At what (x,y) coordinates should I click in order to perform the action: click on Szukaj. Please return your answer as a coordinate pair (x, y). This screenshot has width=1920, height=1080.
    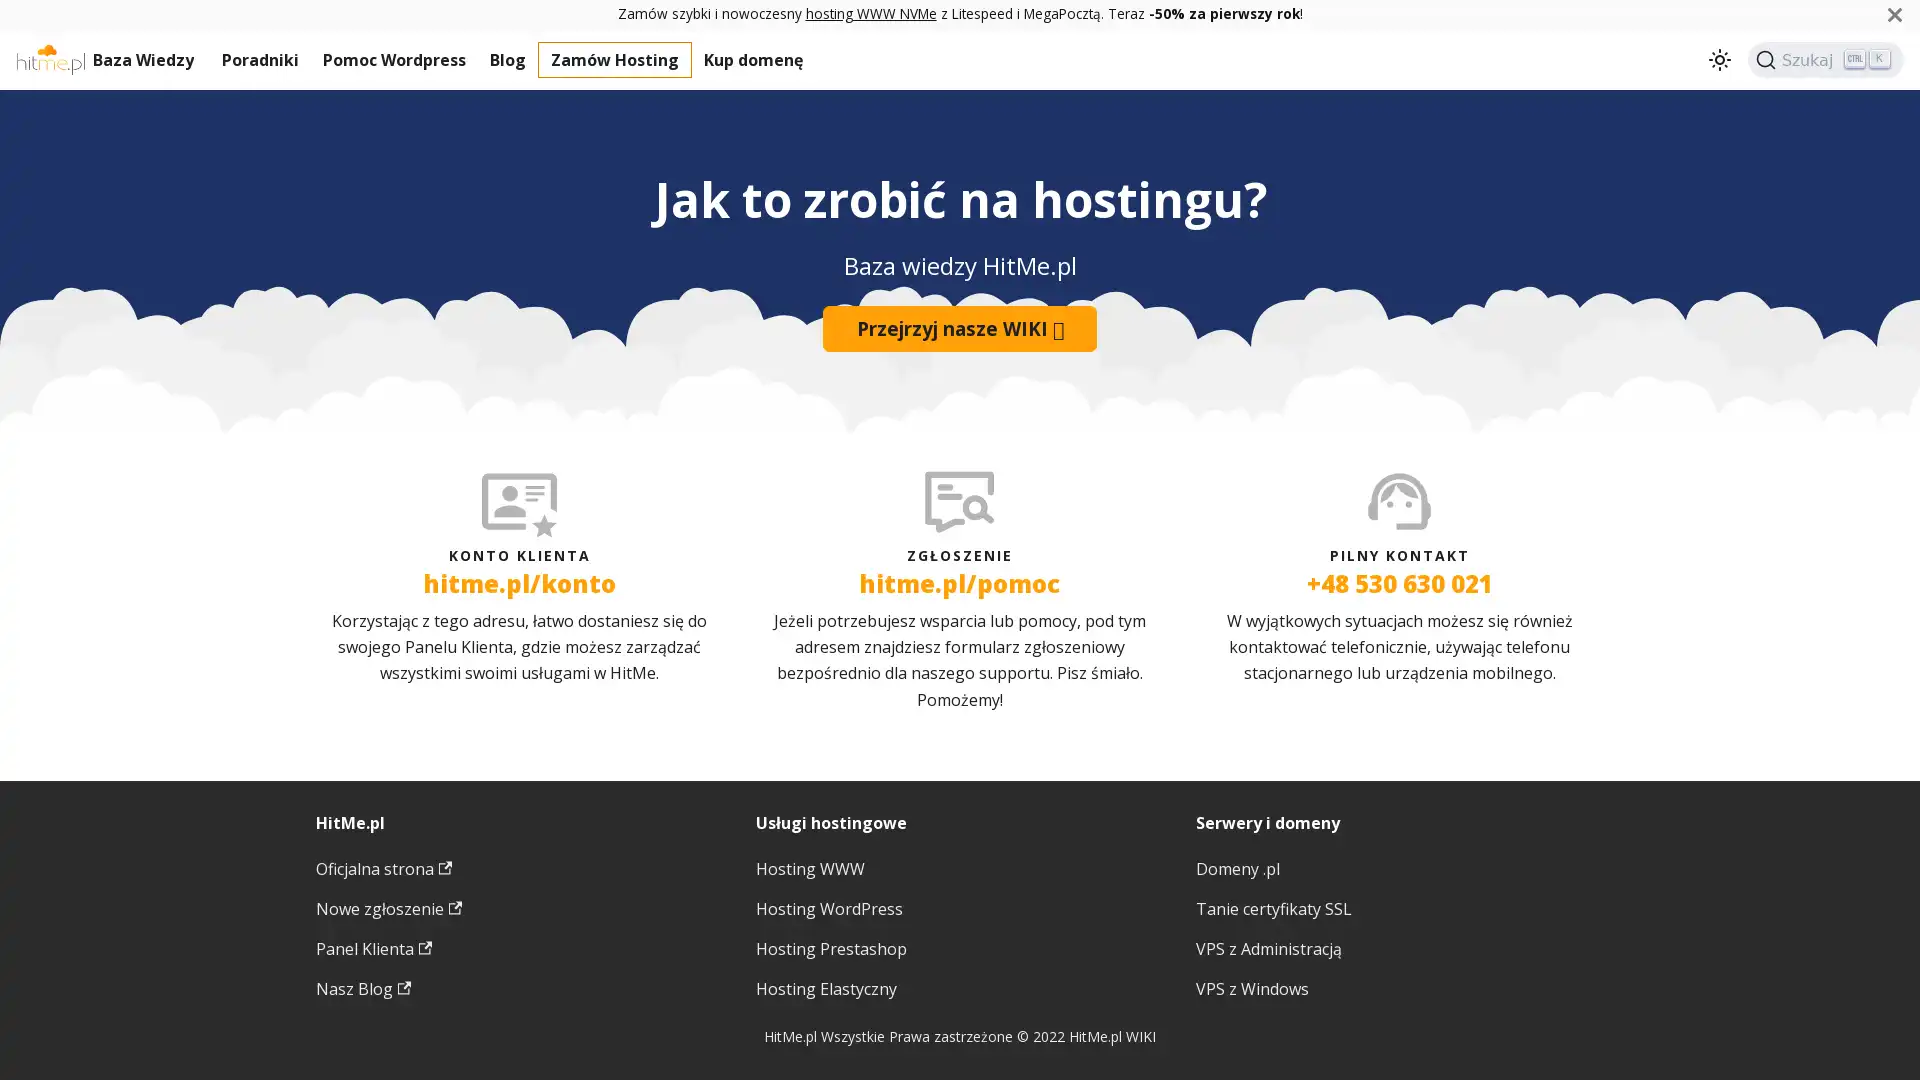
    Looking at the image, I should click on (1825, 59).